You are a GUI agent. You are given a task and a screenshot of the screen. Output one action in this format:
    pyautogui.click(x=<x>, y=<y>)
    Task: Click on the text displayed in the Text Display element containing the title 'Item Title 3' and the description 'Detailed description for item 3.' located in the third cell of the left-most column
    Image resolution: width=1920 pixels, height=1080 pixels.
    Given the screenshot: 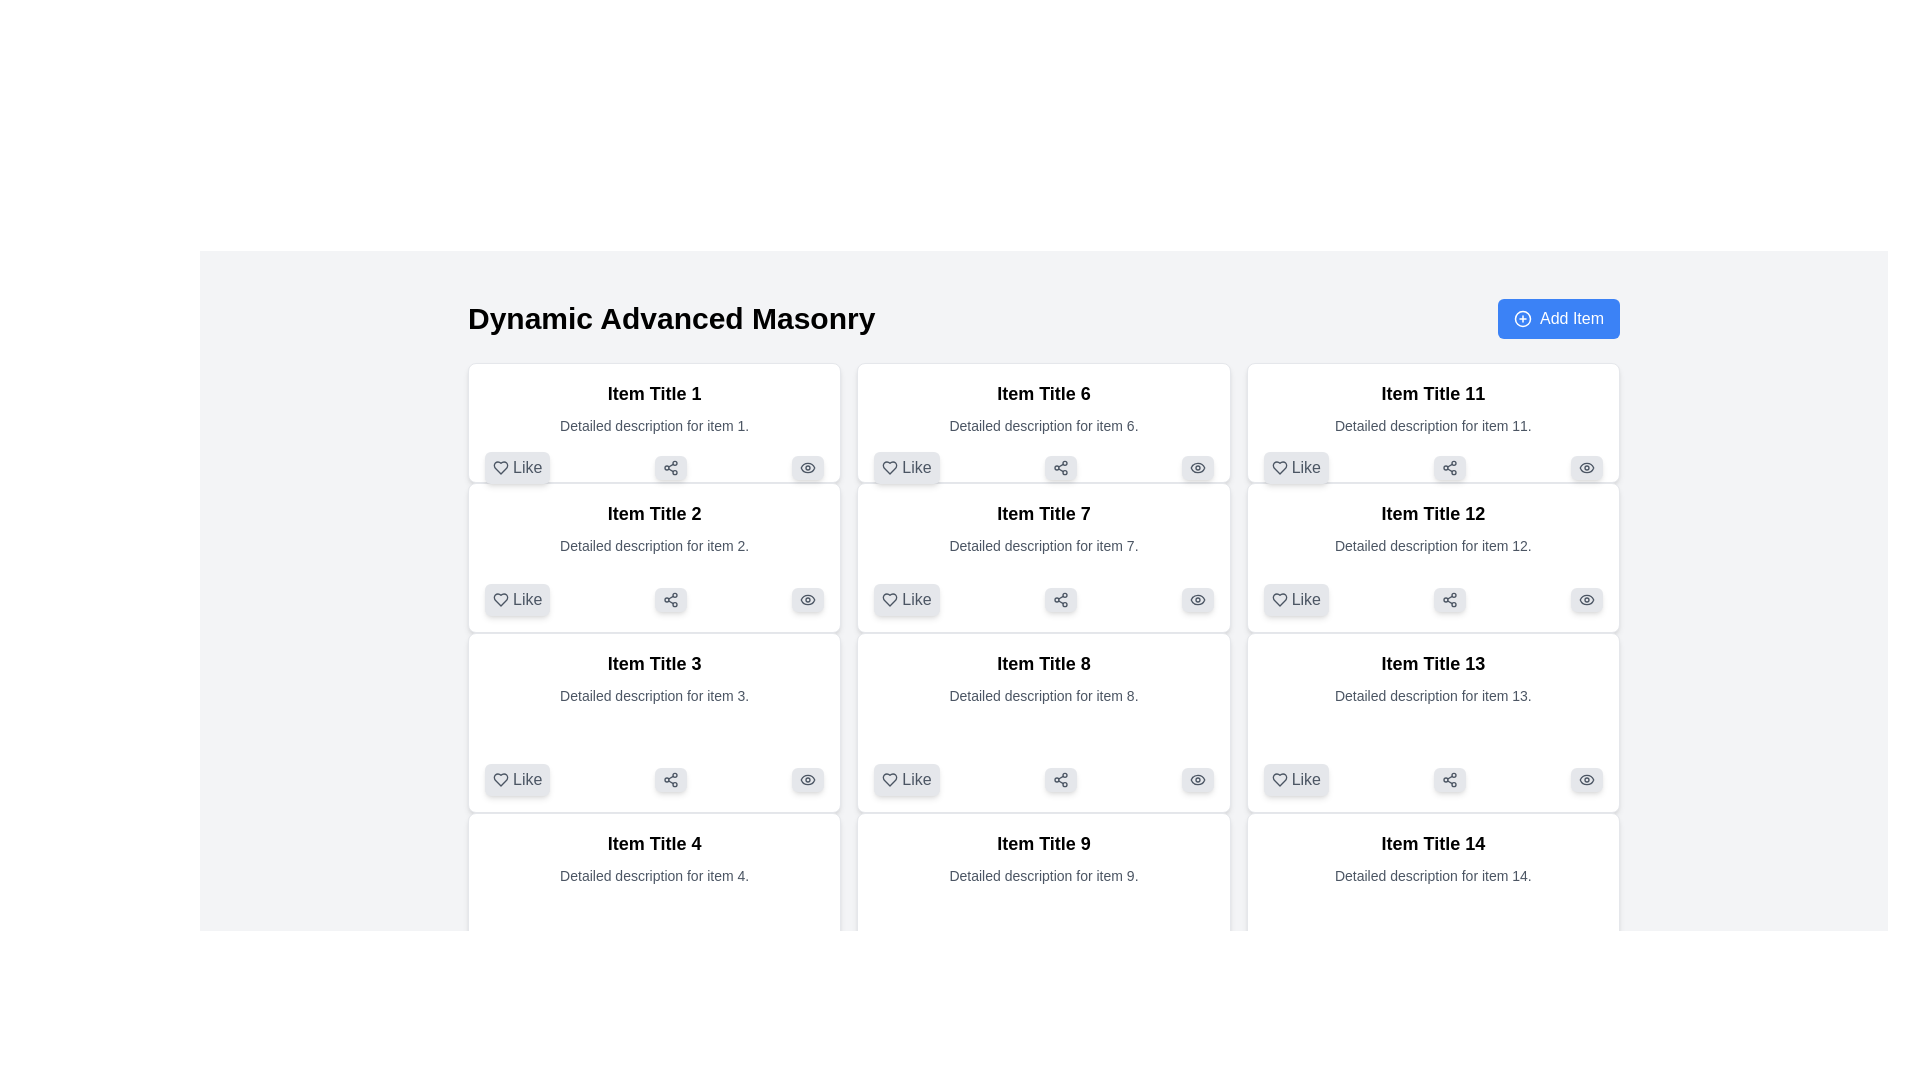 What is the action you would take?
    pyautogui.click(x=654, y=697)
    